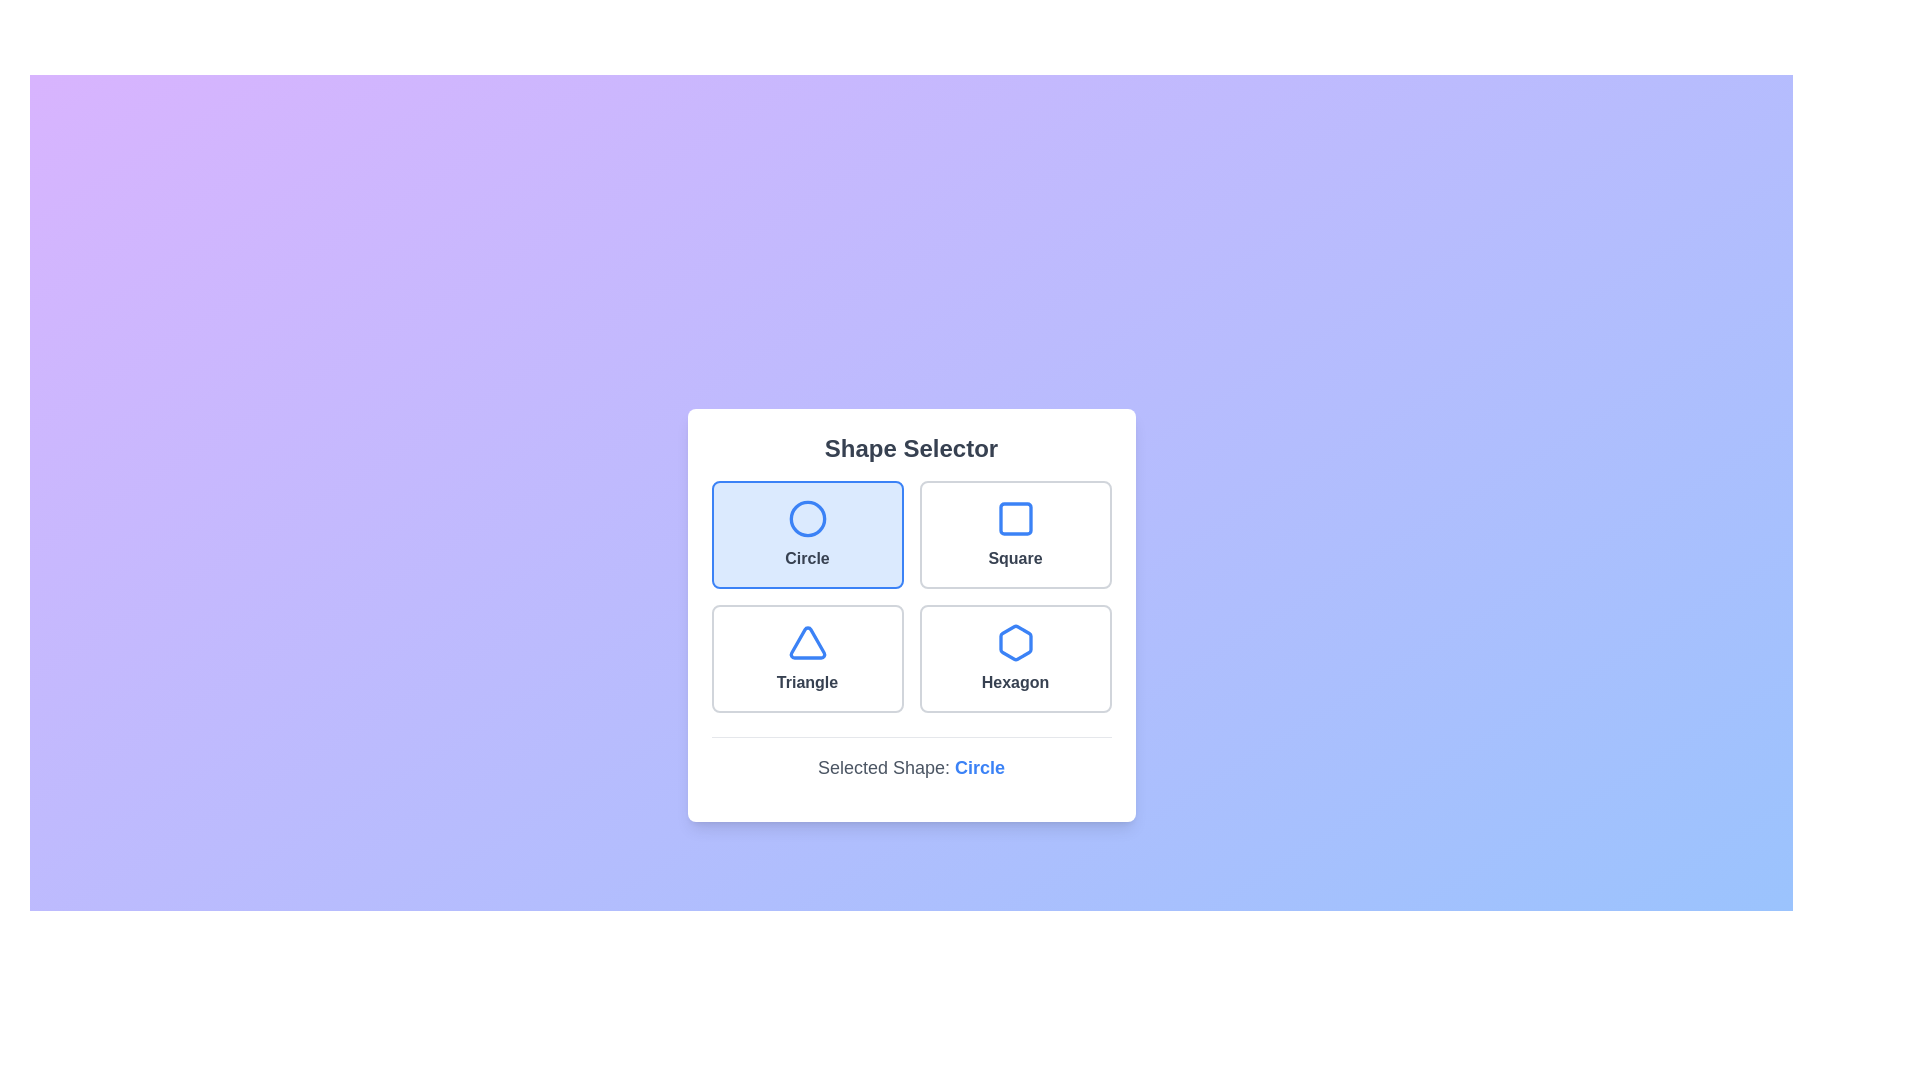 Image resolution: width=1920 pixels, height=1080 pixels. What do you see at coordinates (807, 533) in the screenshot?
I see `the shape button corresponding to Circle` at bounding box center [807, 533].